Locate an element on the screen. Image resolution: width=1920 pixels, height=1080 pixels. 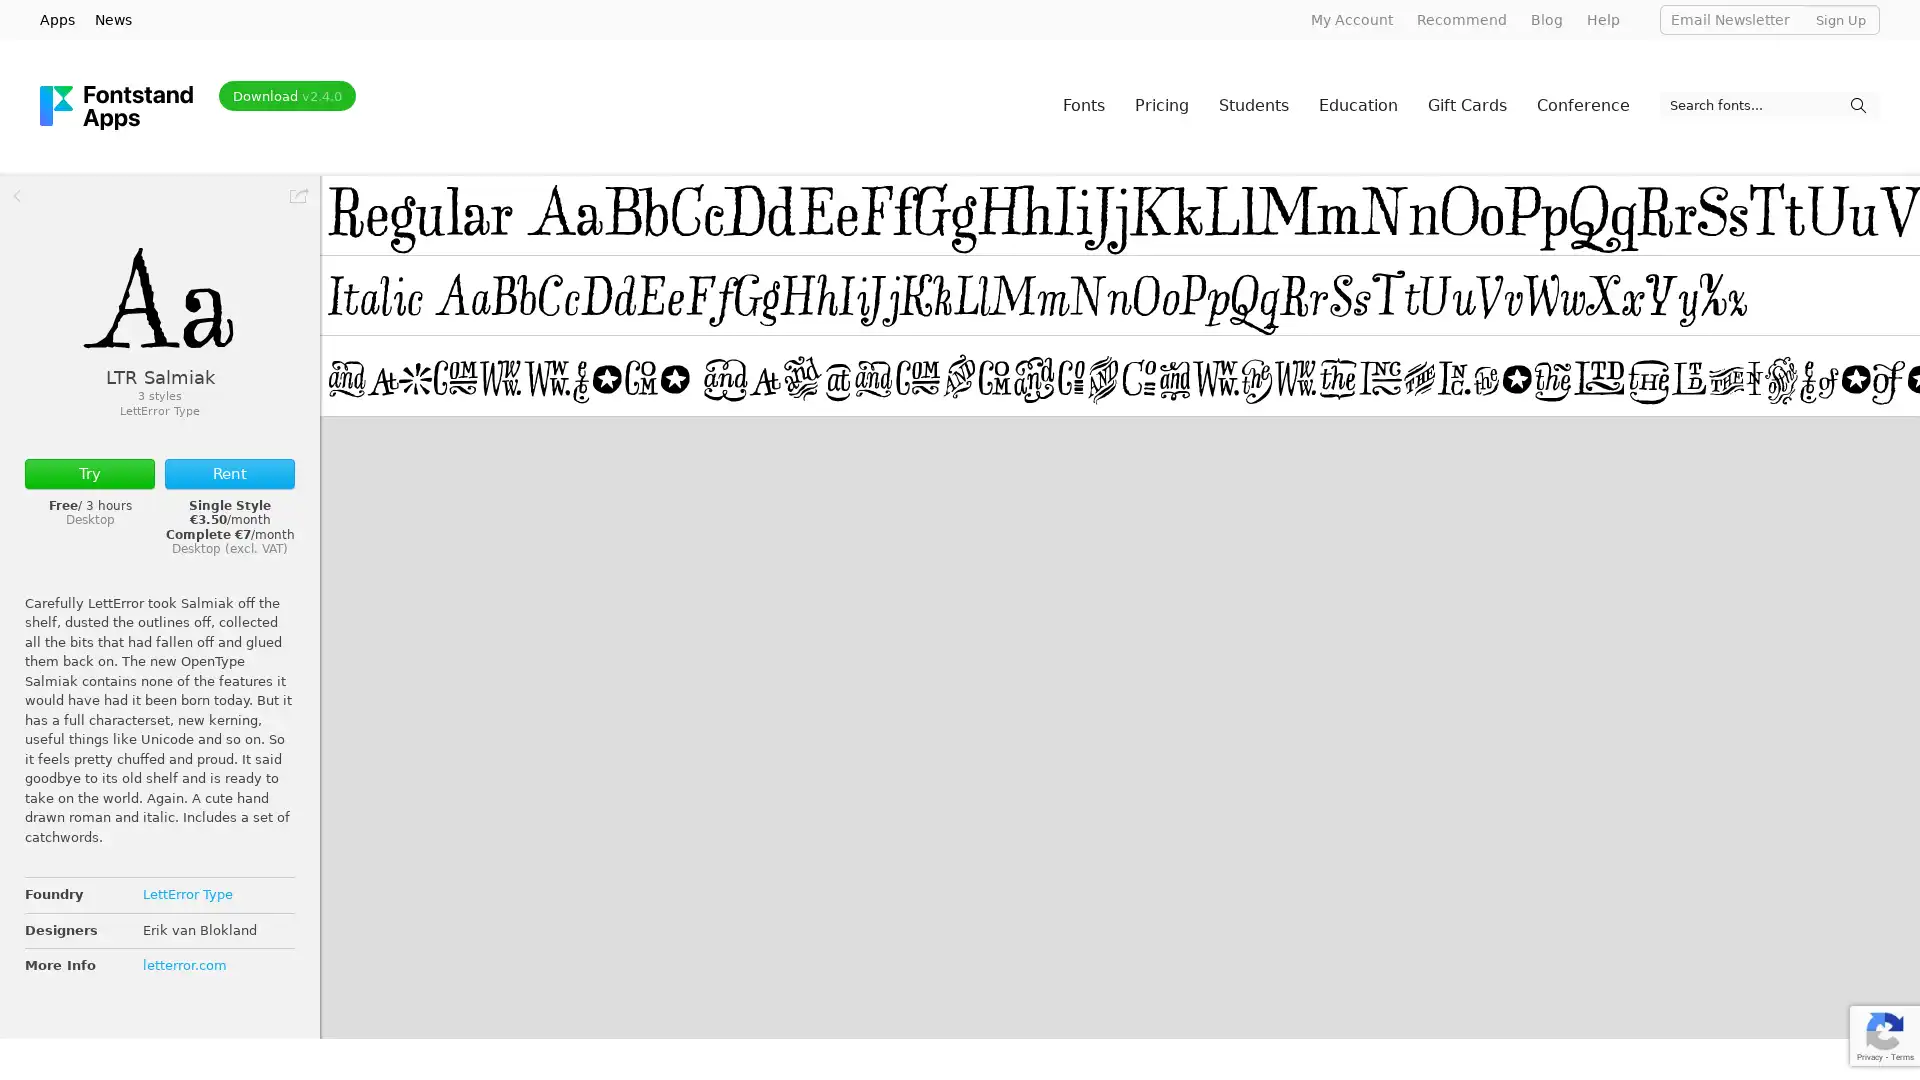
Sign Up is located at coordinates (1840, 19).